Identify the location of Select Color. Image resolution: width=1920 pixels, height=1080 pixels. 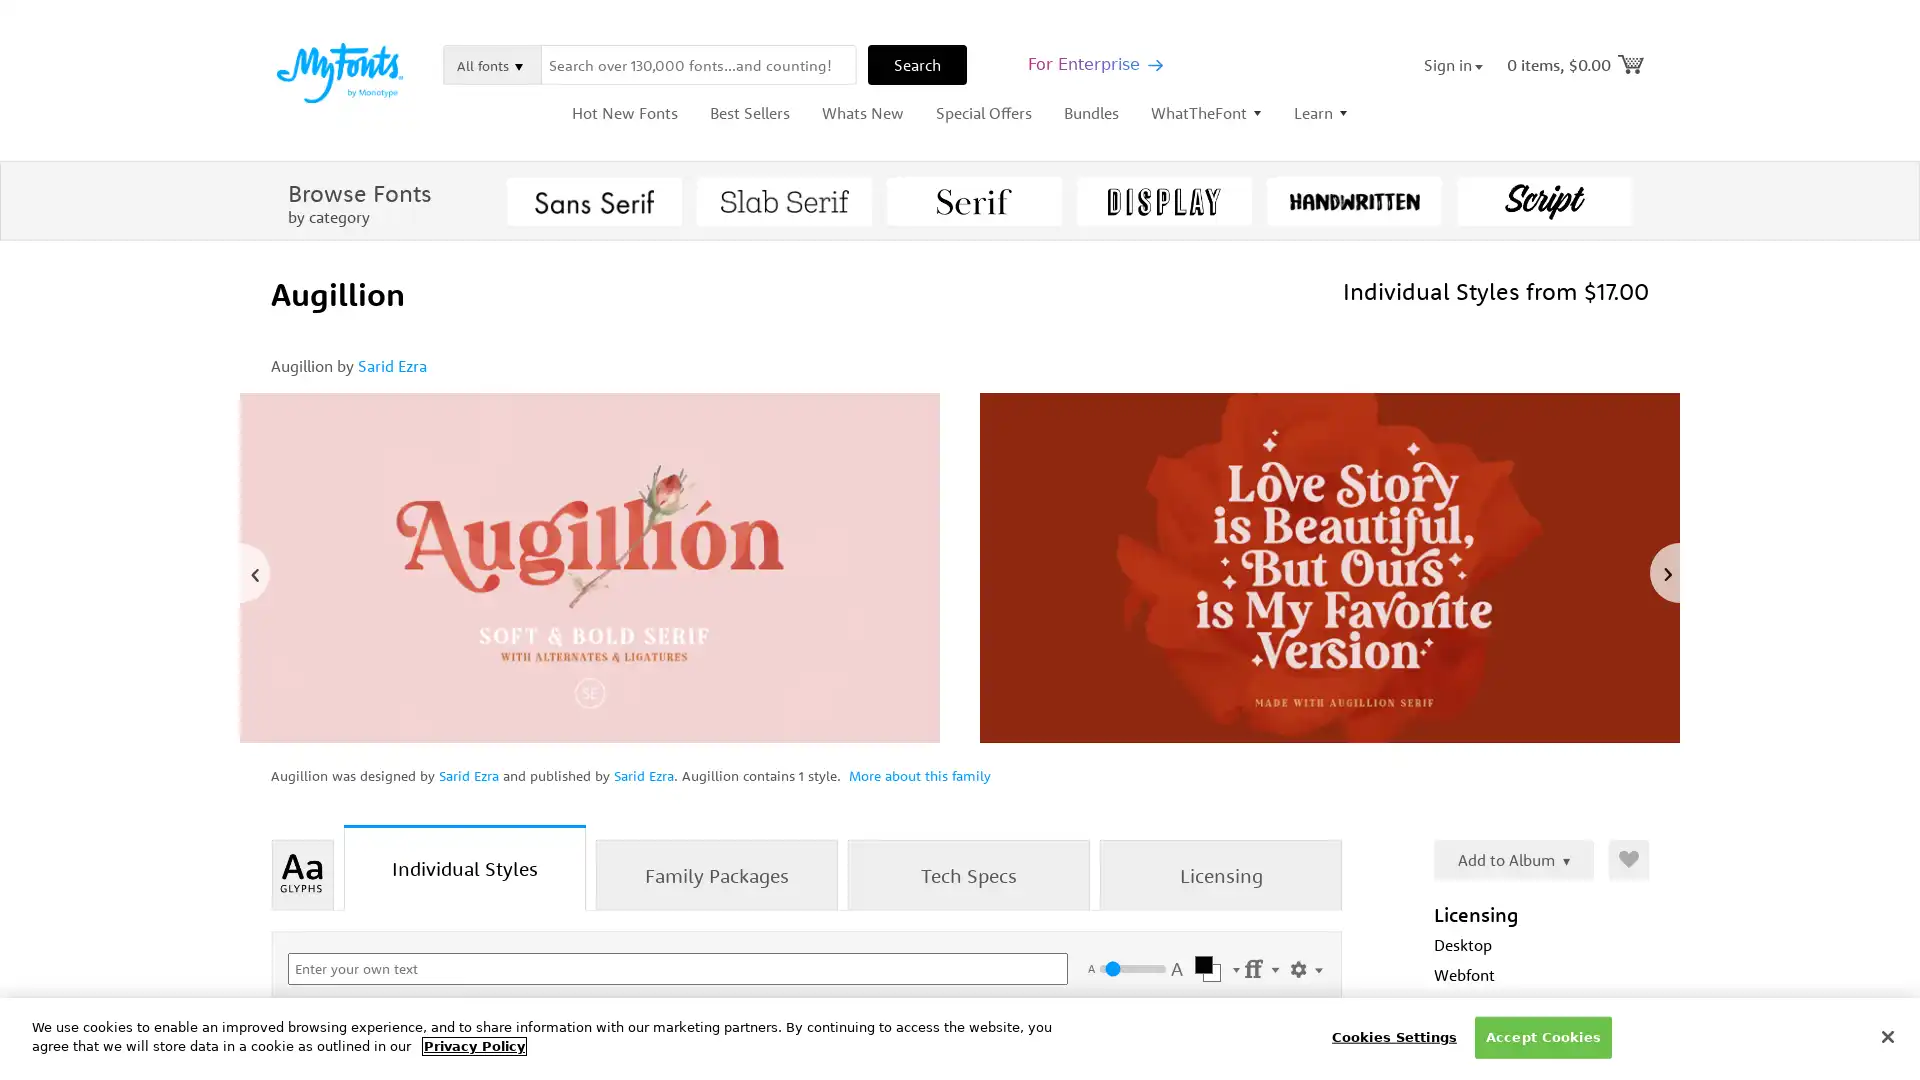
(1213, 968).